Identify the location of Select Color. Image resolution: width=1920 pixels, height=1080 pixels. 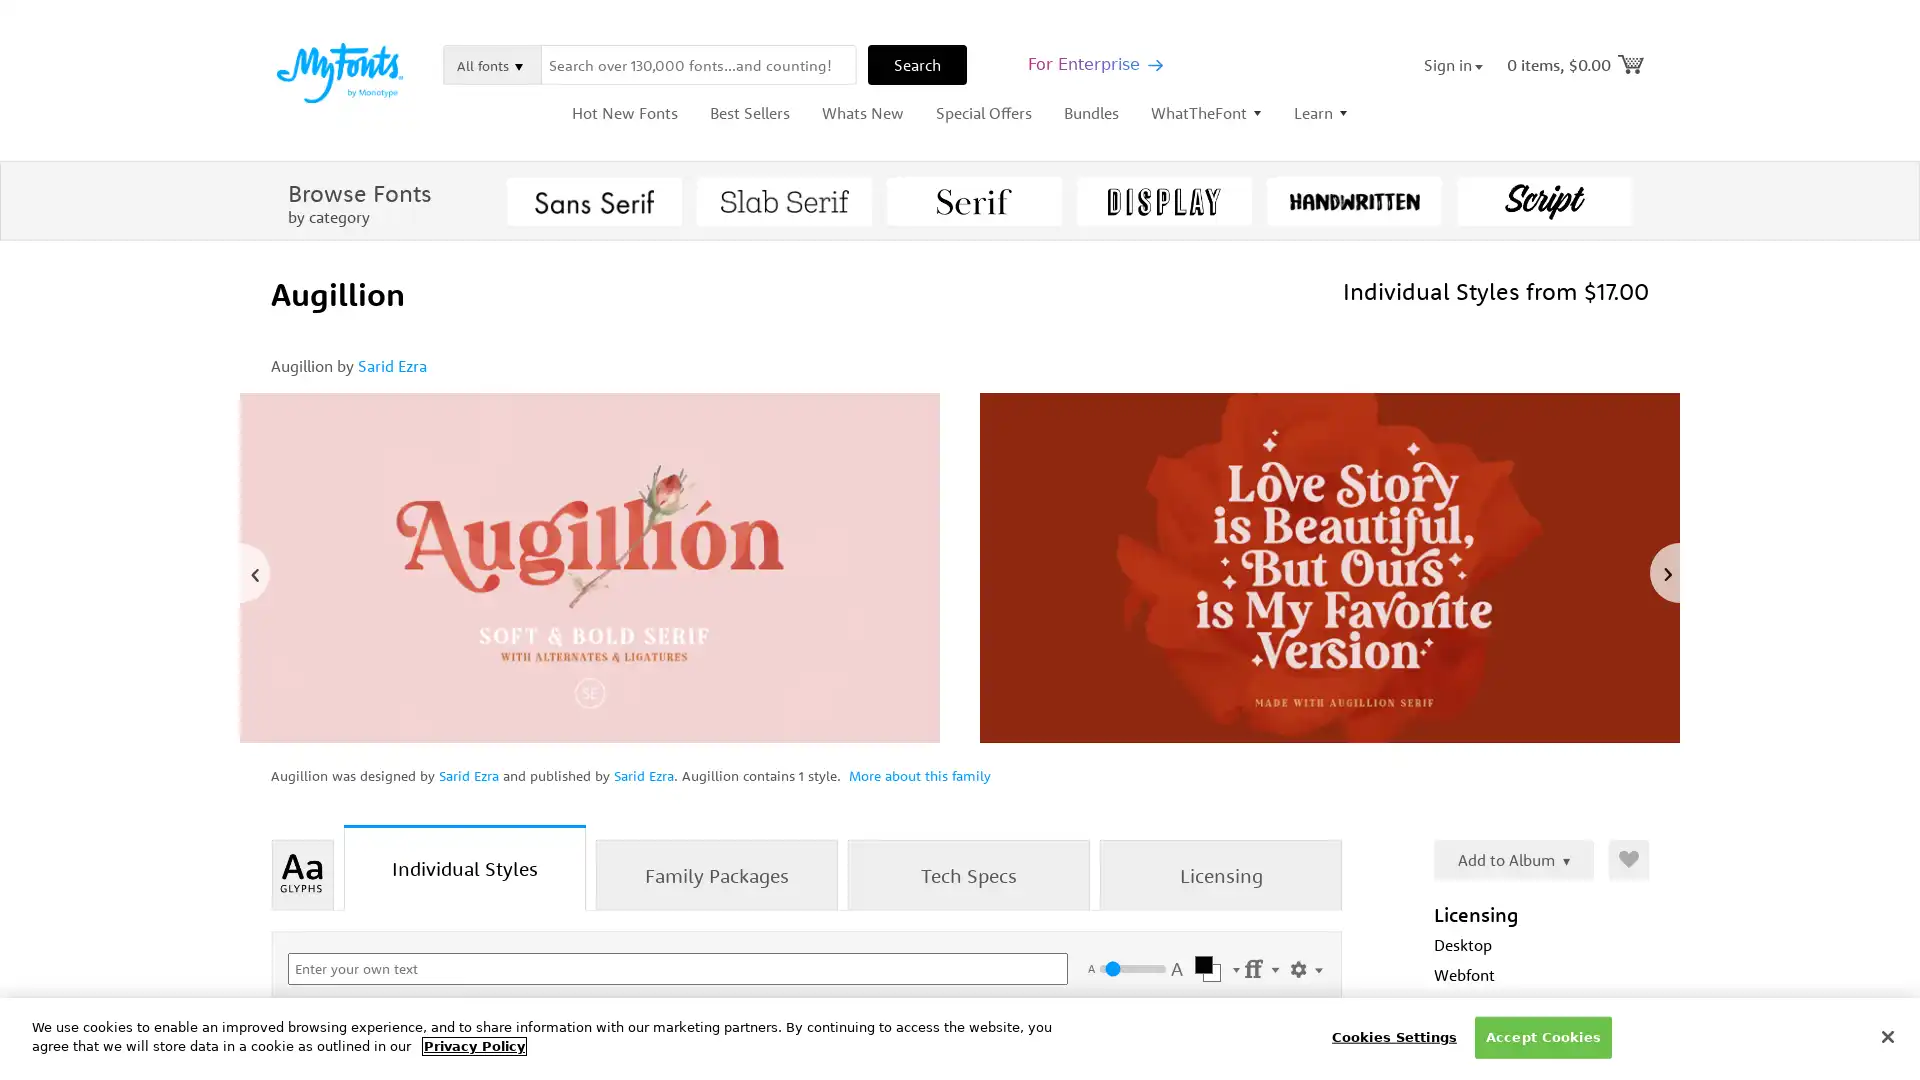
(1213, 968).